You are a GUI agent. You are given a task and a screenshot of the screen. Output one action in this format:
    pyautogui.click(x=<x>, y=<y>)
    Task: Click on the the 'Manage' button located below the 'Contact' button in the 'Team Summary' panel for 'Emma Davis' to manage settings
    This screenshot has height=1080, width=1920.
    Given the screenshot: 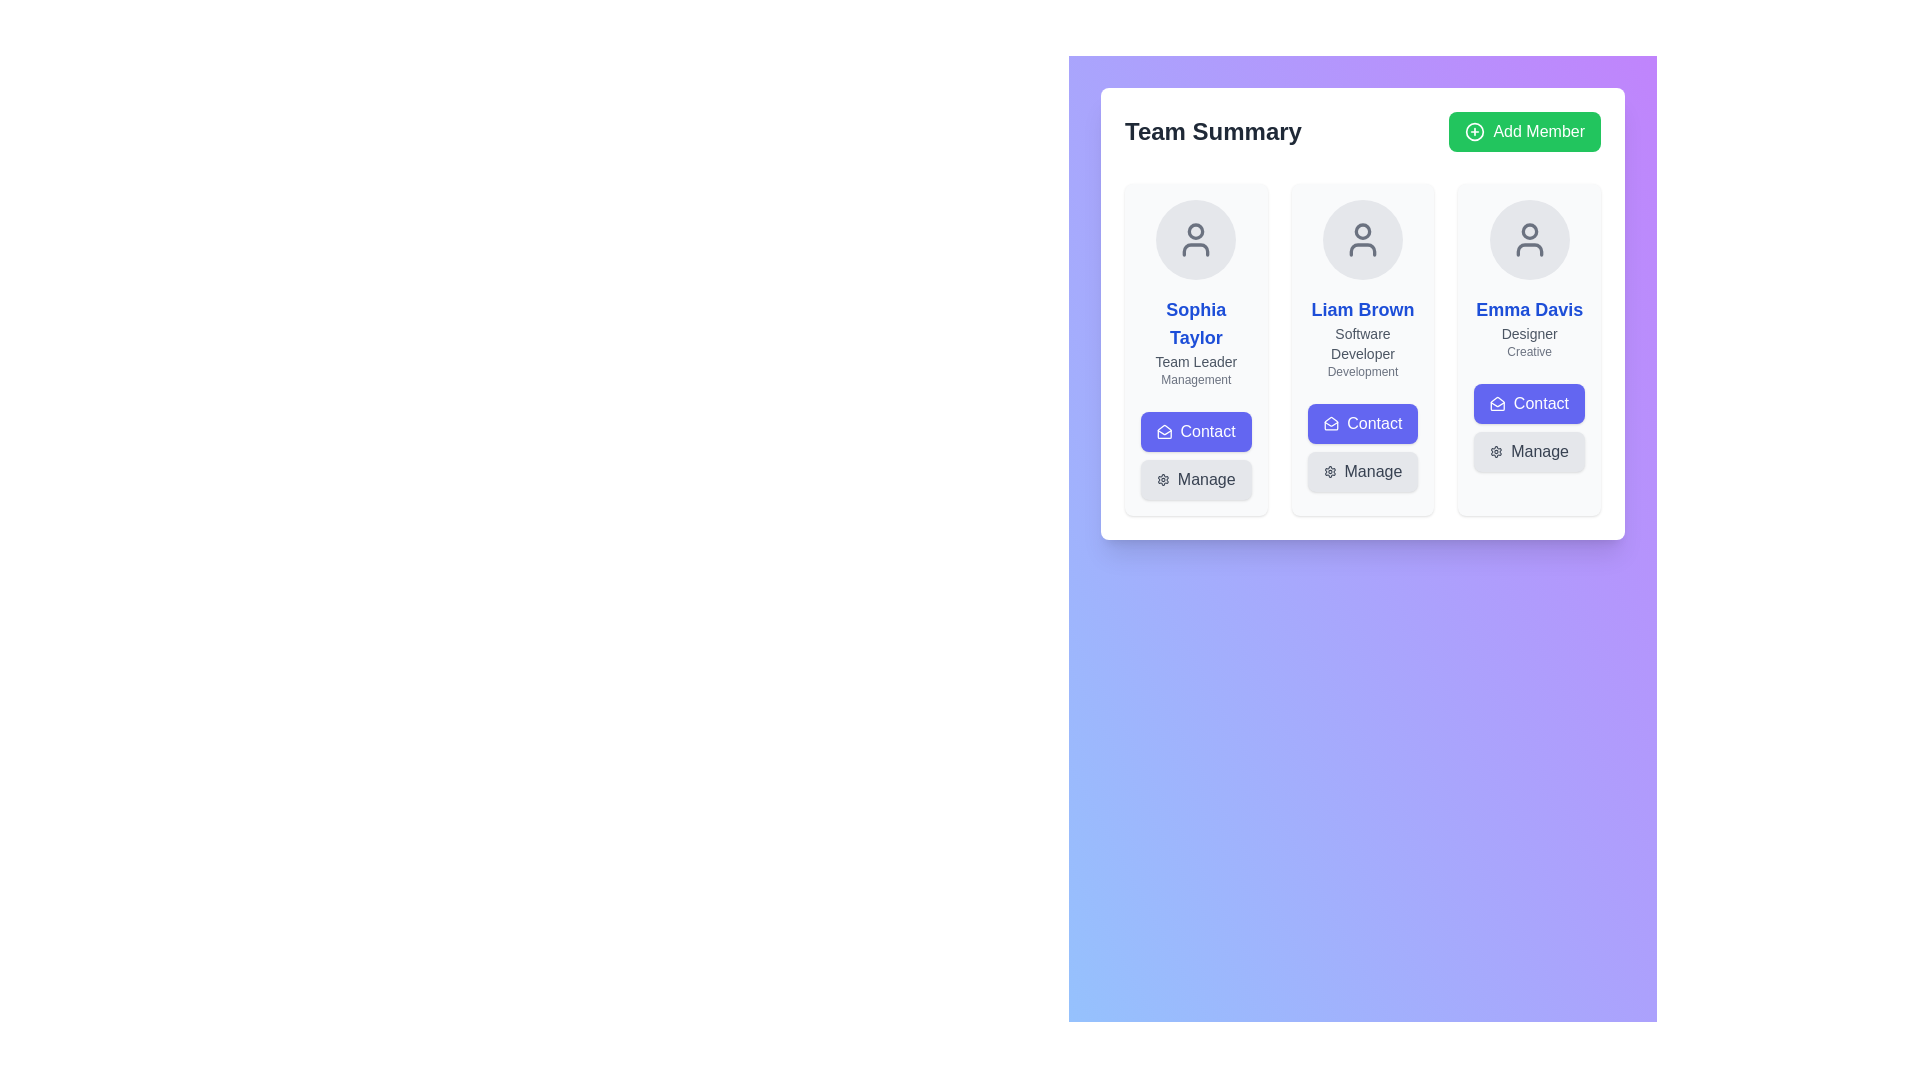 What is the action you would take?
    pyautogui.click(x=1528, y=451)
    